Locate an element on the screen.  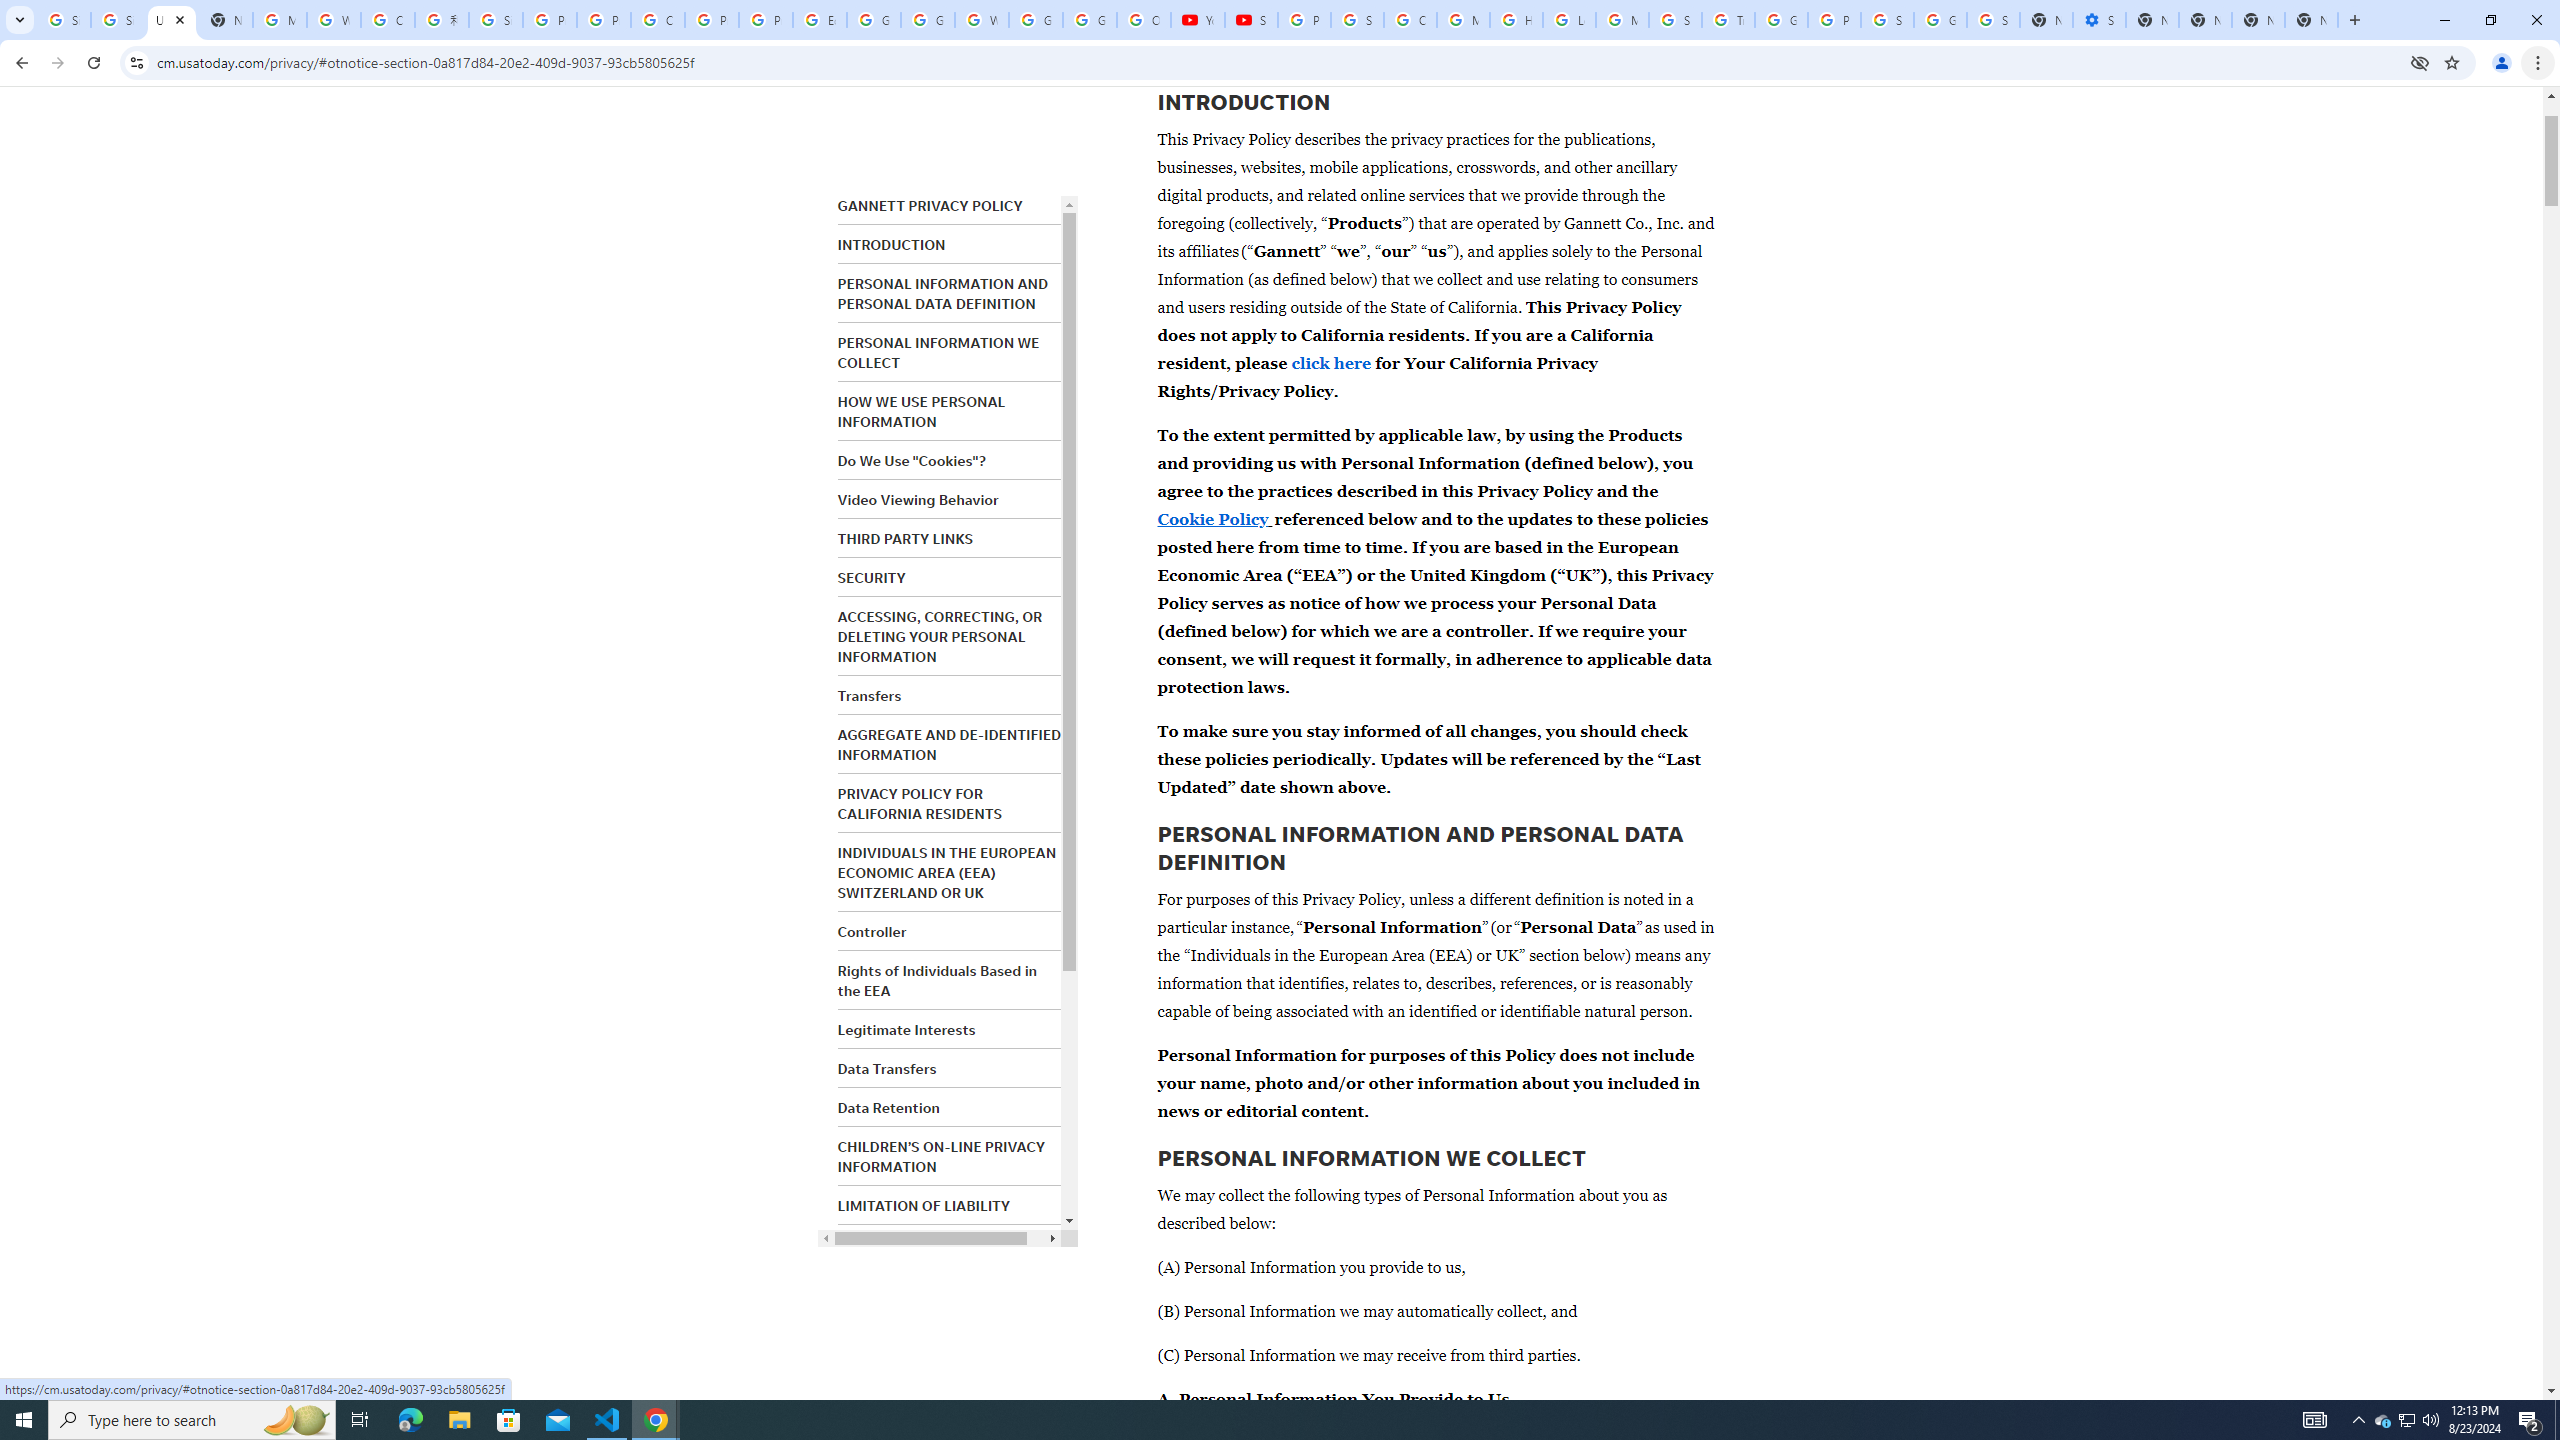
'INTRODUCTION' is located at coordinates (892, 244).